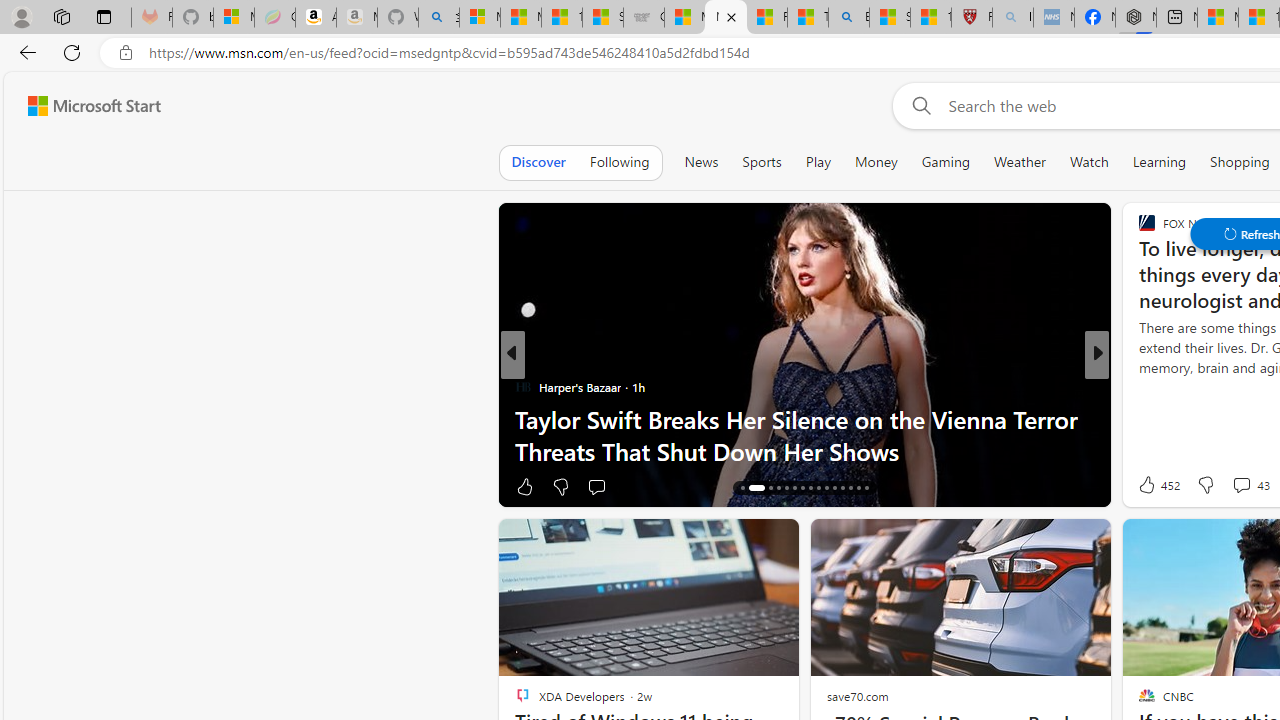 This screenshot has height=720, width=1280. Describe the element at coordinates (1243, 486) in the screenshot. I see `'View comments 67 Comment'` at that location.